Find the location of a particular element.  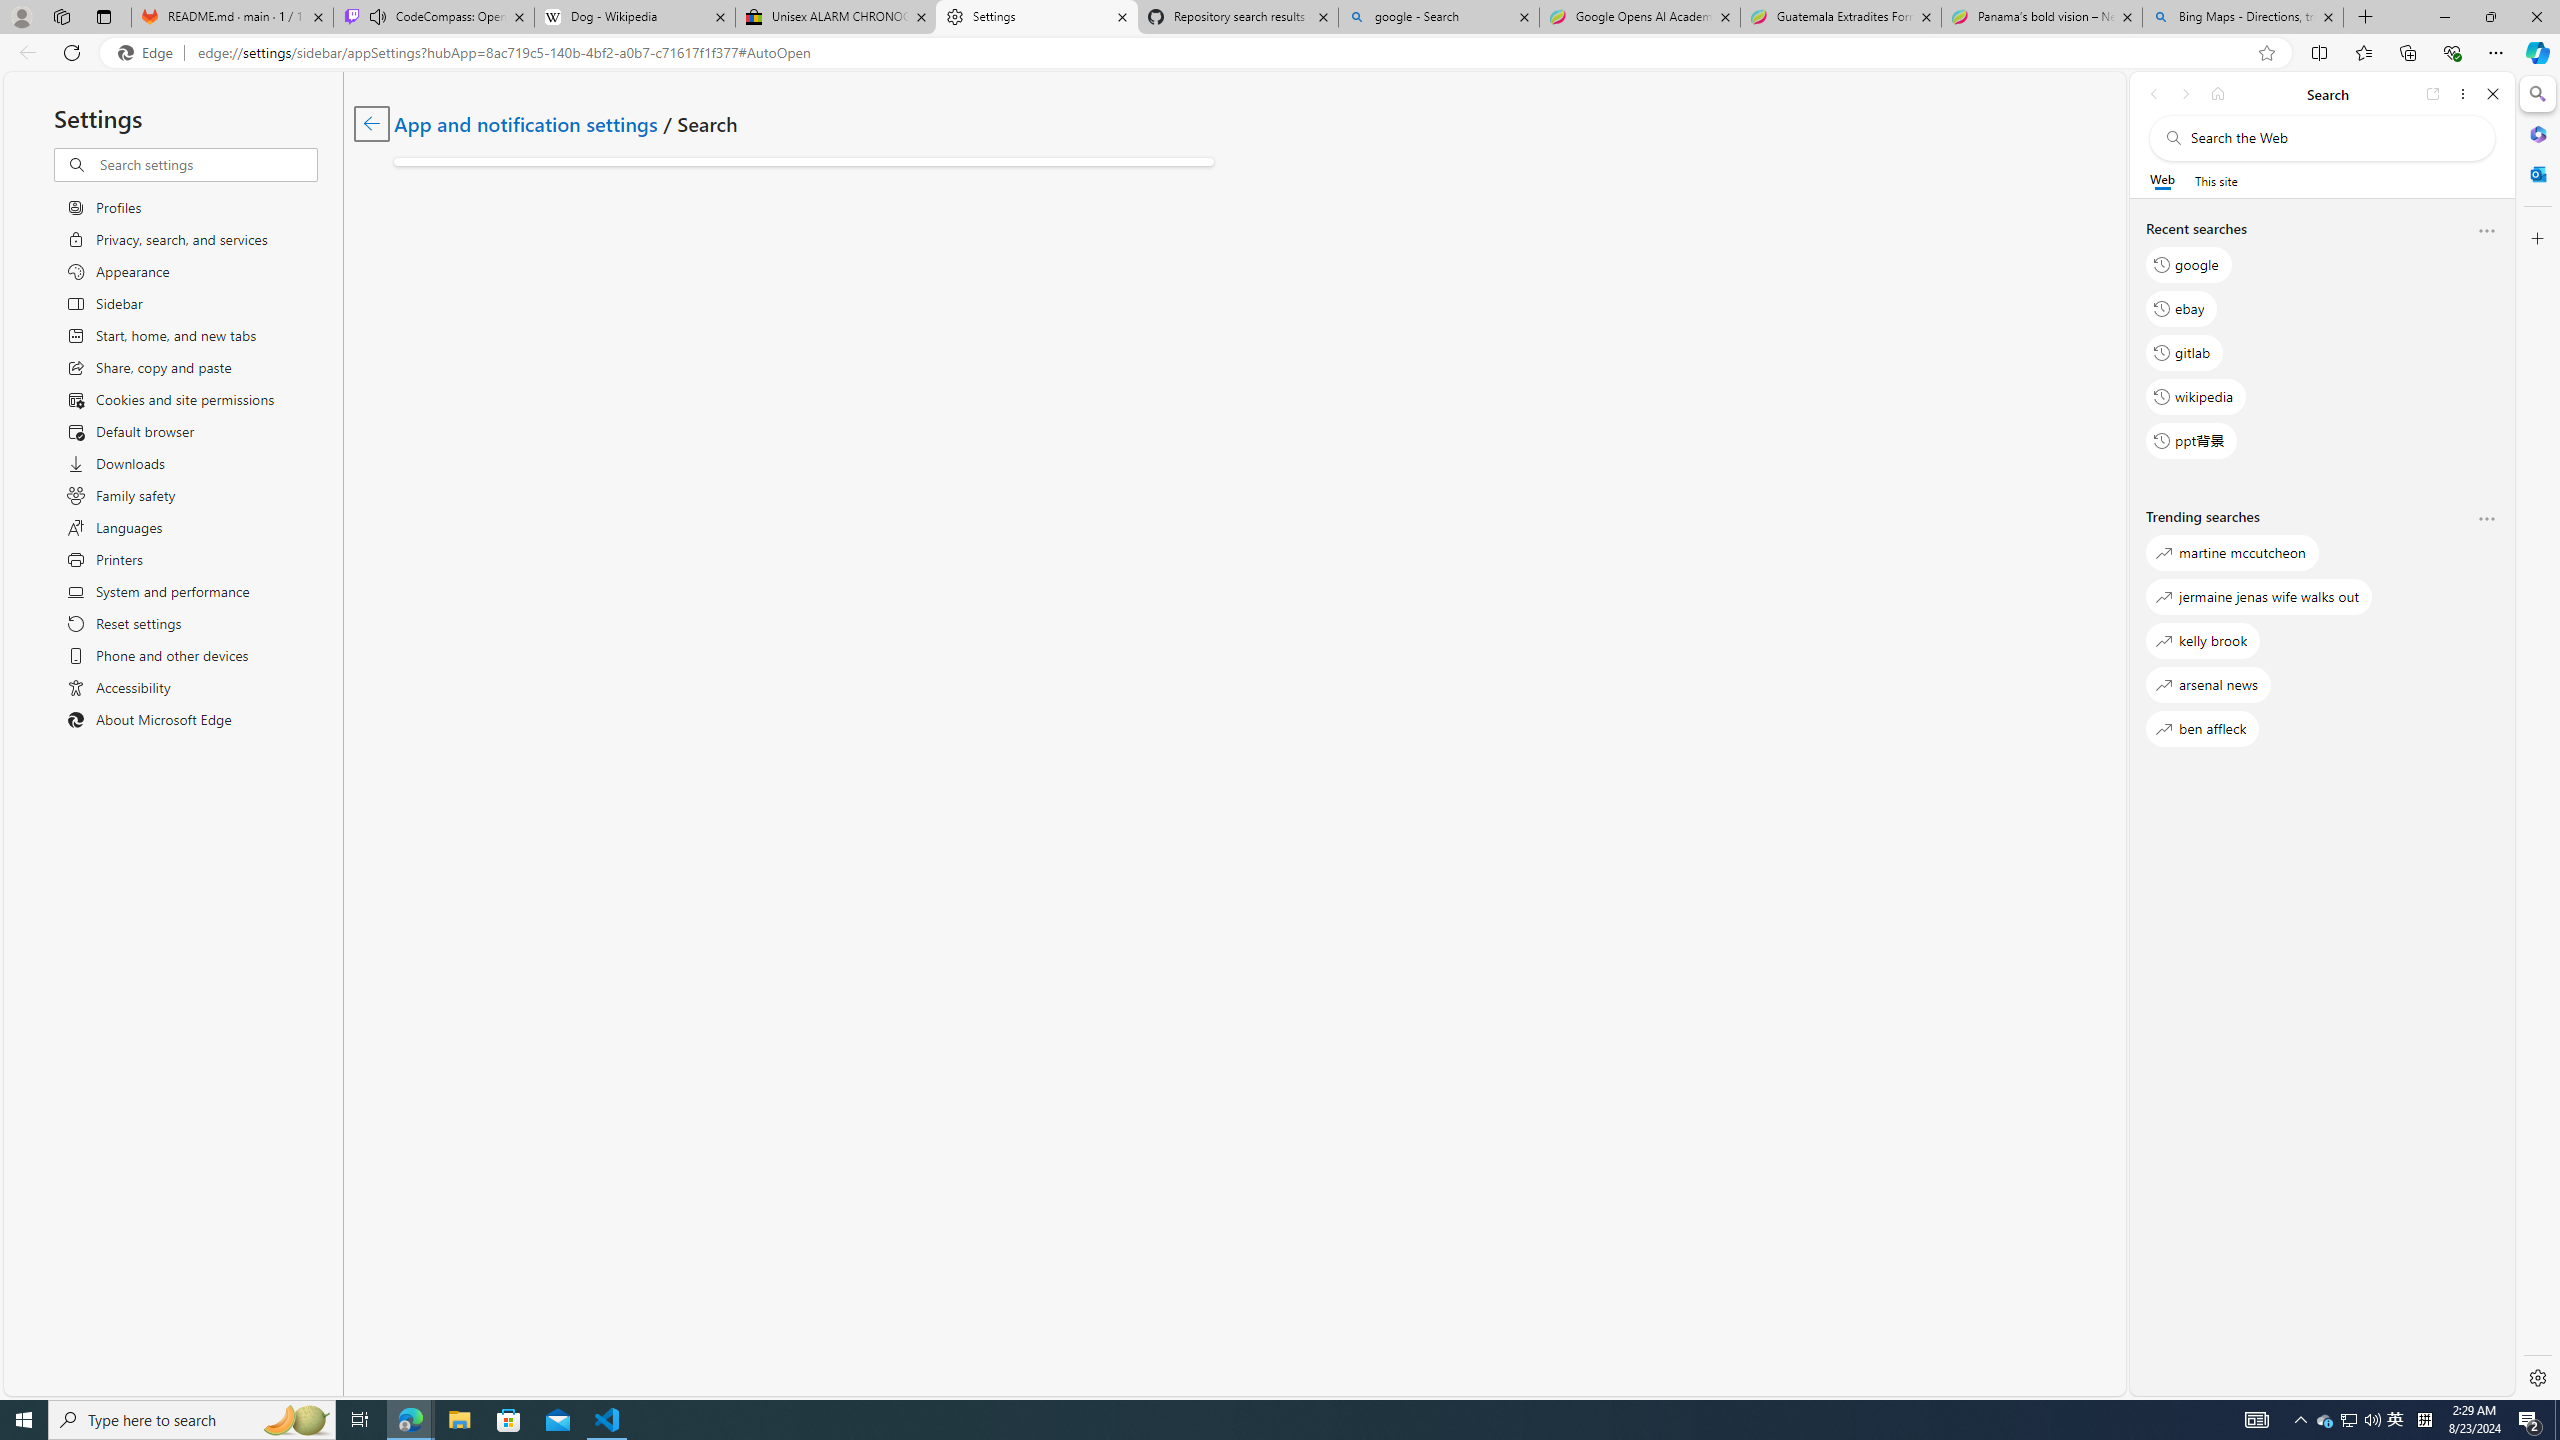

'Search settings' is located at coordinates (207, 164).